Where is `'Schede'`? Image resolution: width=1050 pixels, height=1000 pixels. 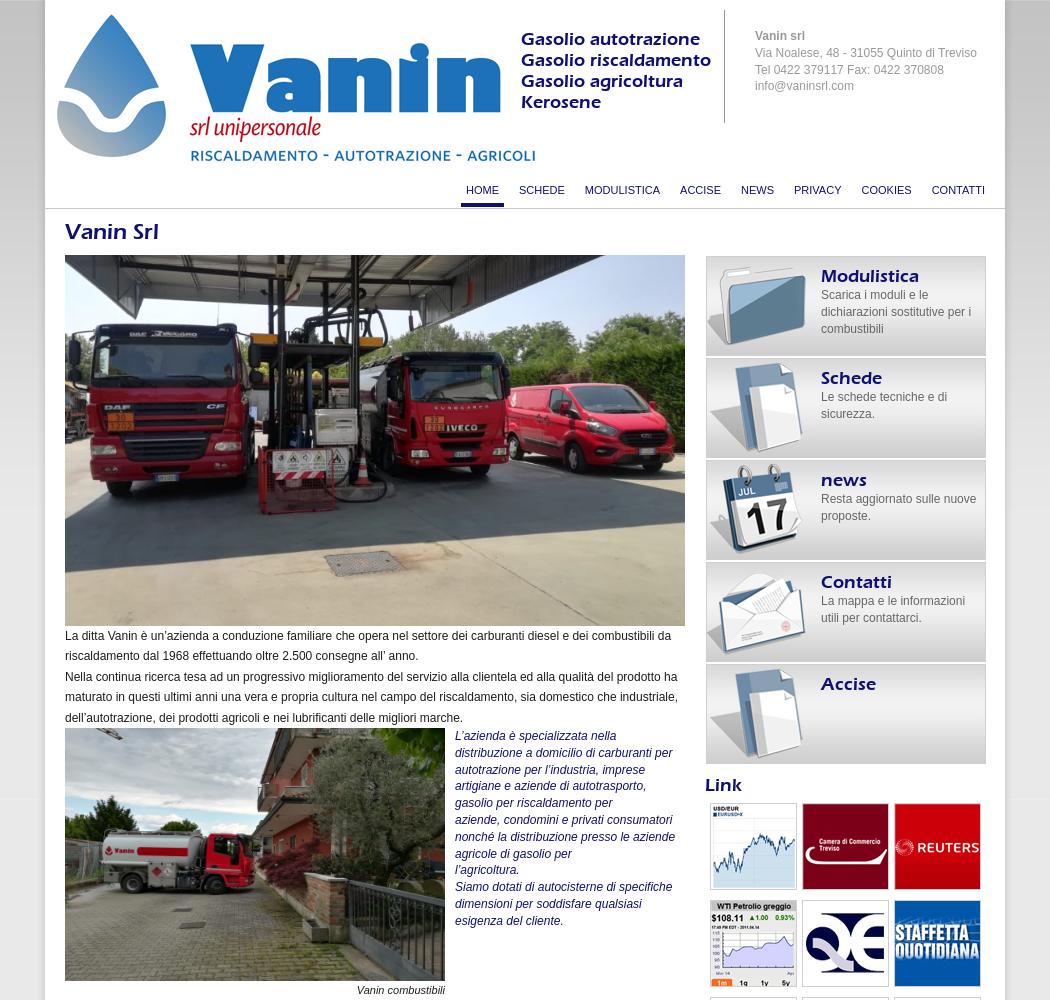 'Schede' is located at coordinates (819, 378).